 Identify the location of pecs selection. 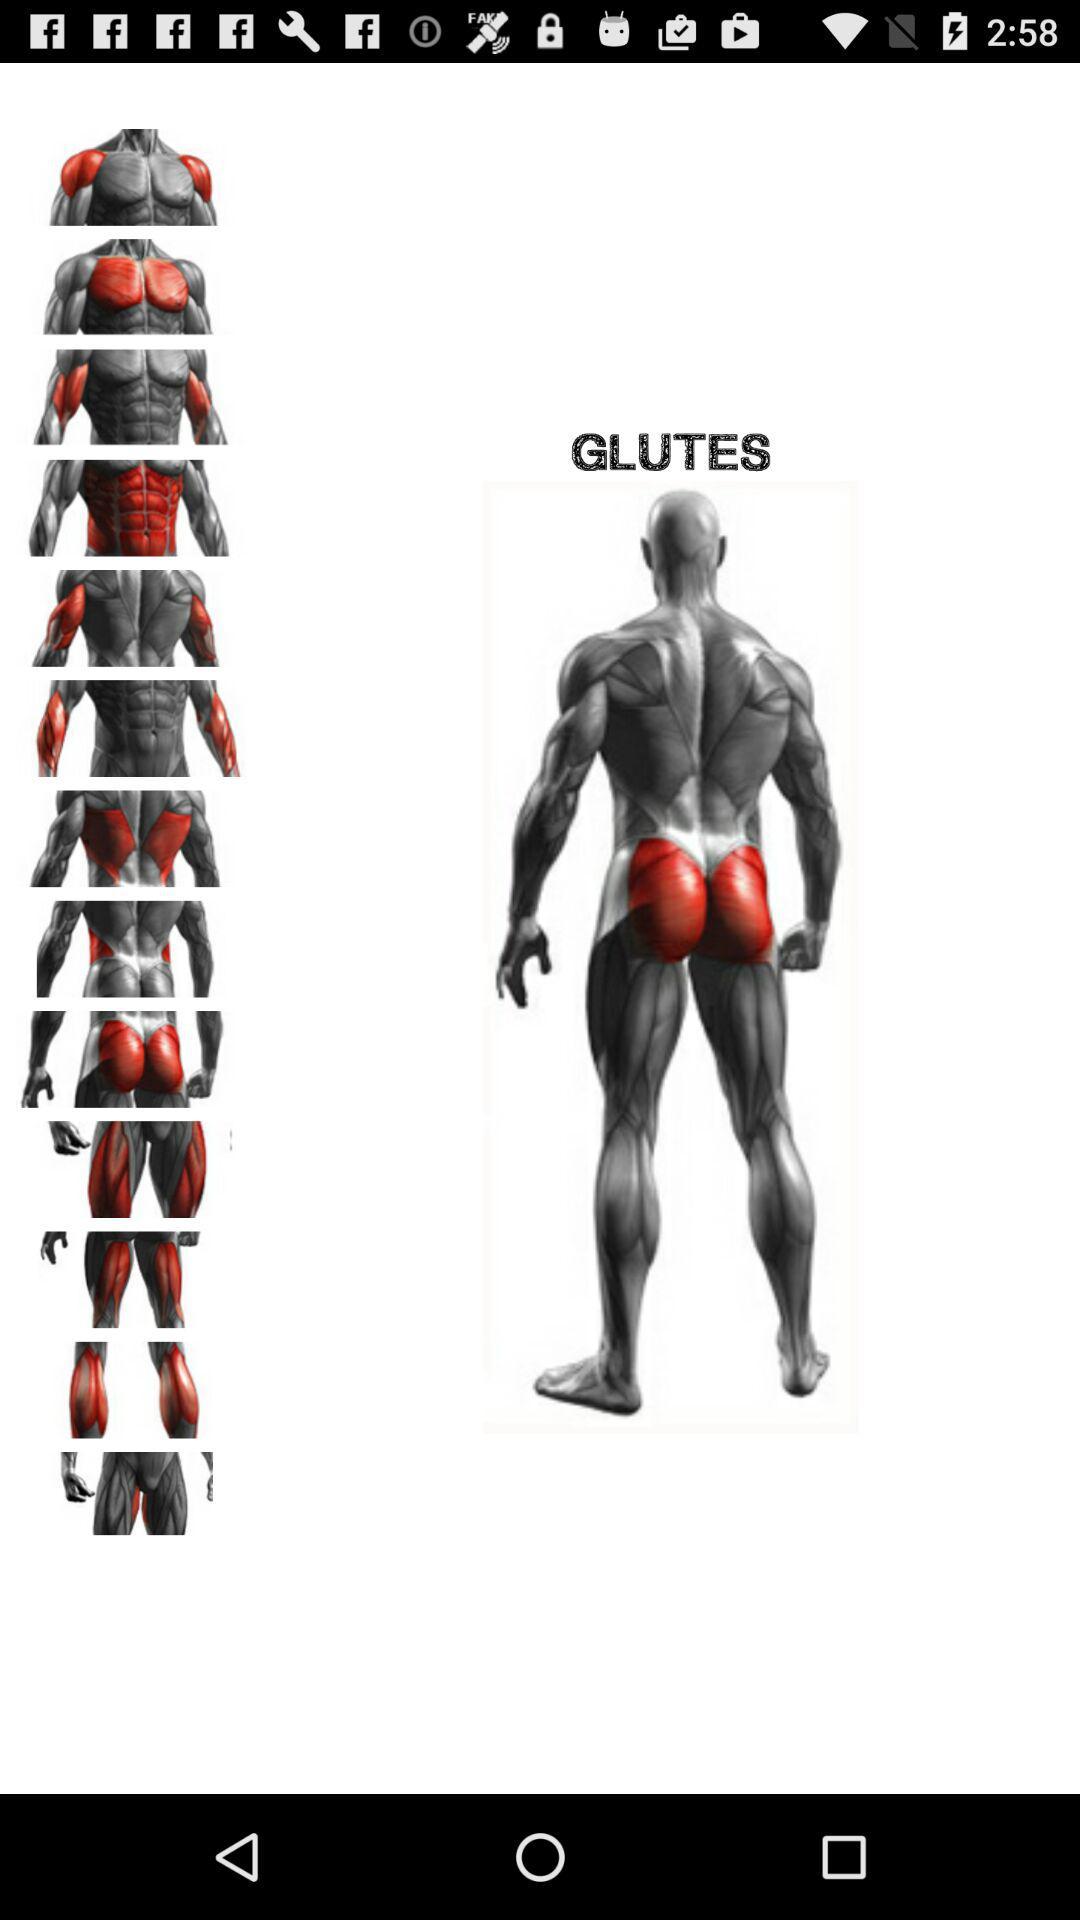
(131, 279).